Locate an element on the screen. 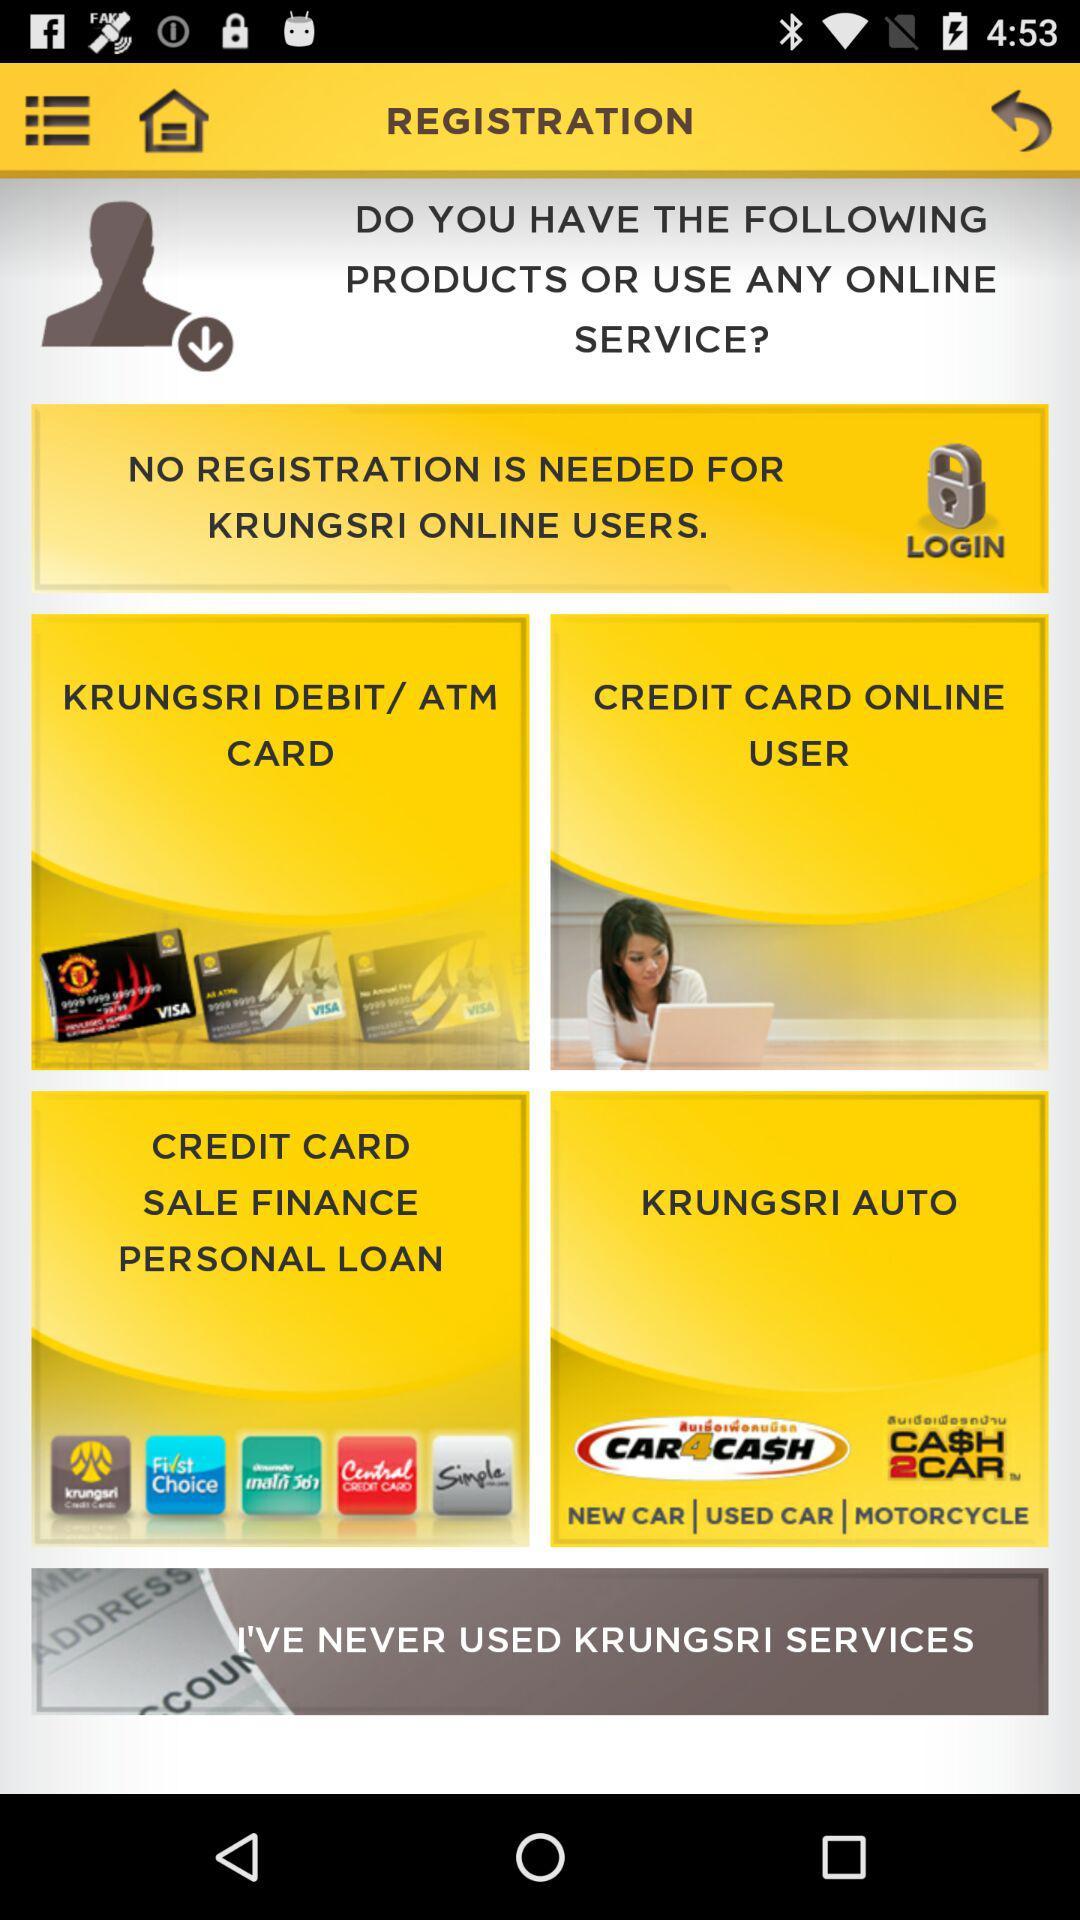  shows setting icon is located at coordinates (56, 119).